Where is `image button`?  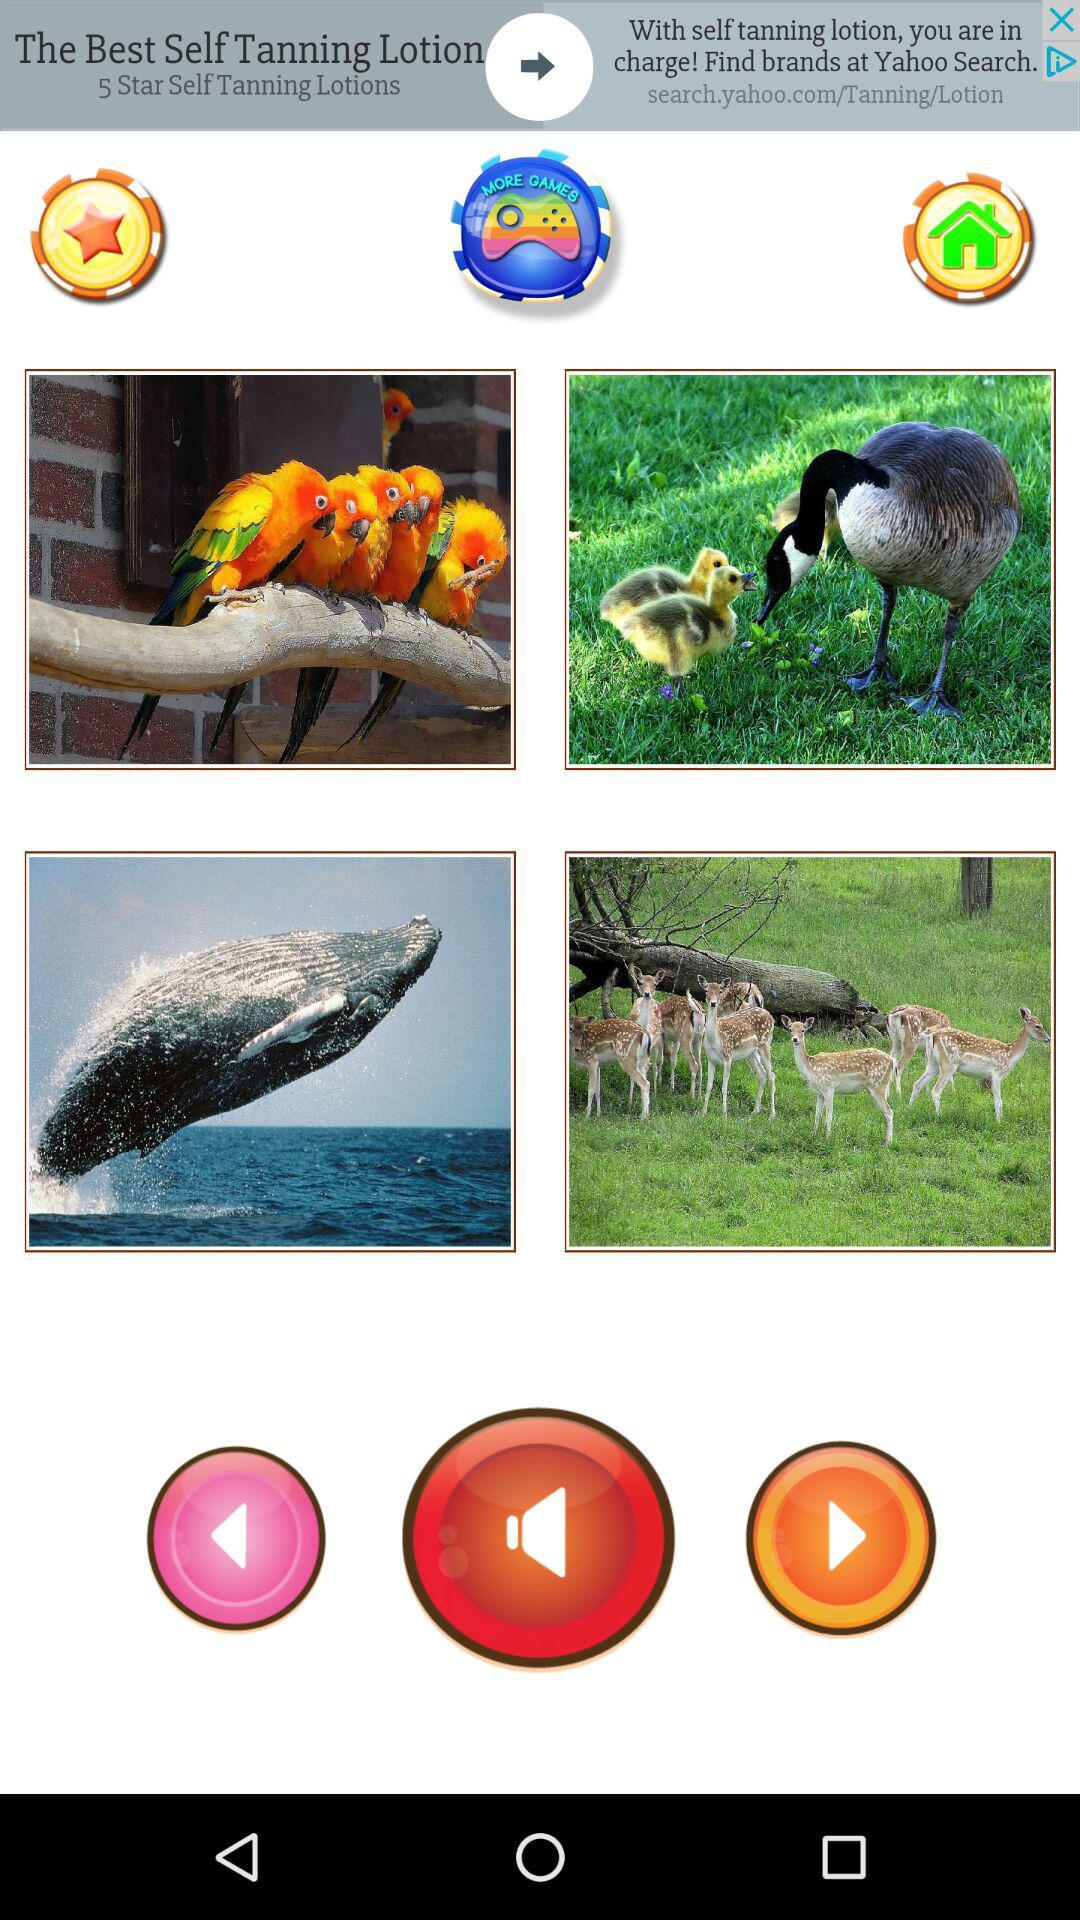
image button is located at coordinates (810, 568).